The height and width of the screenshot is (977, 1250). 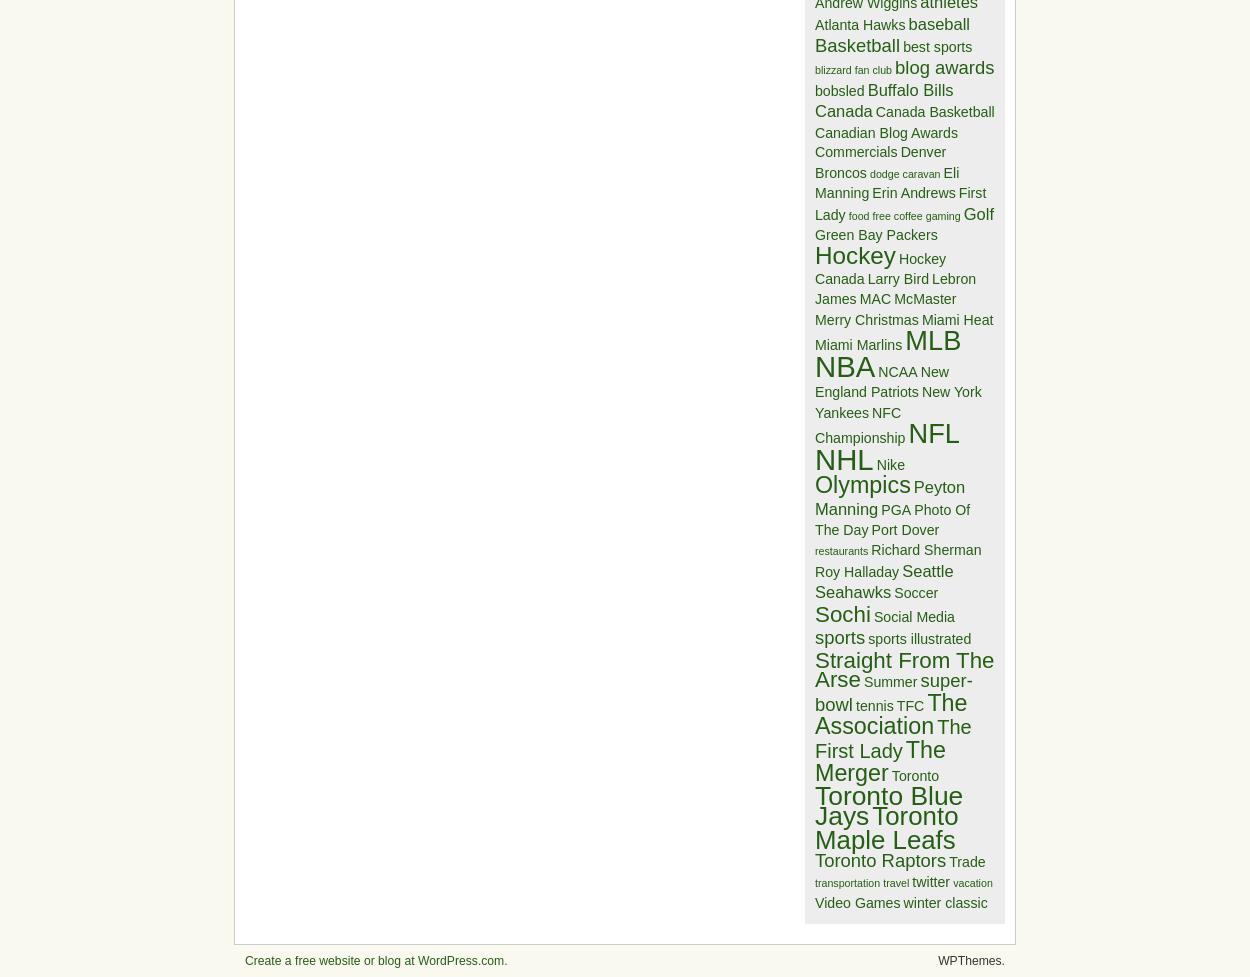 I want to click on 'Canada', so click(x=814, y=110).